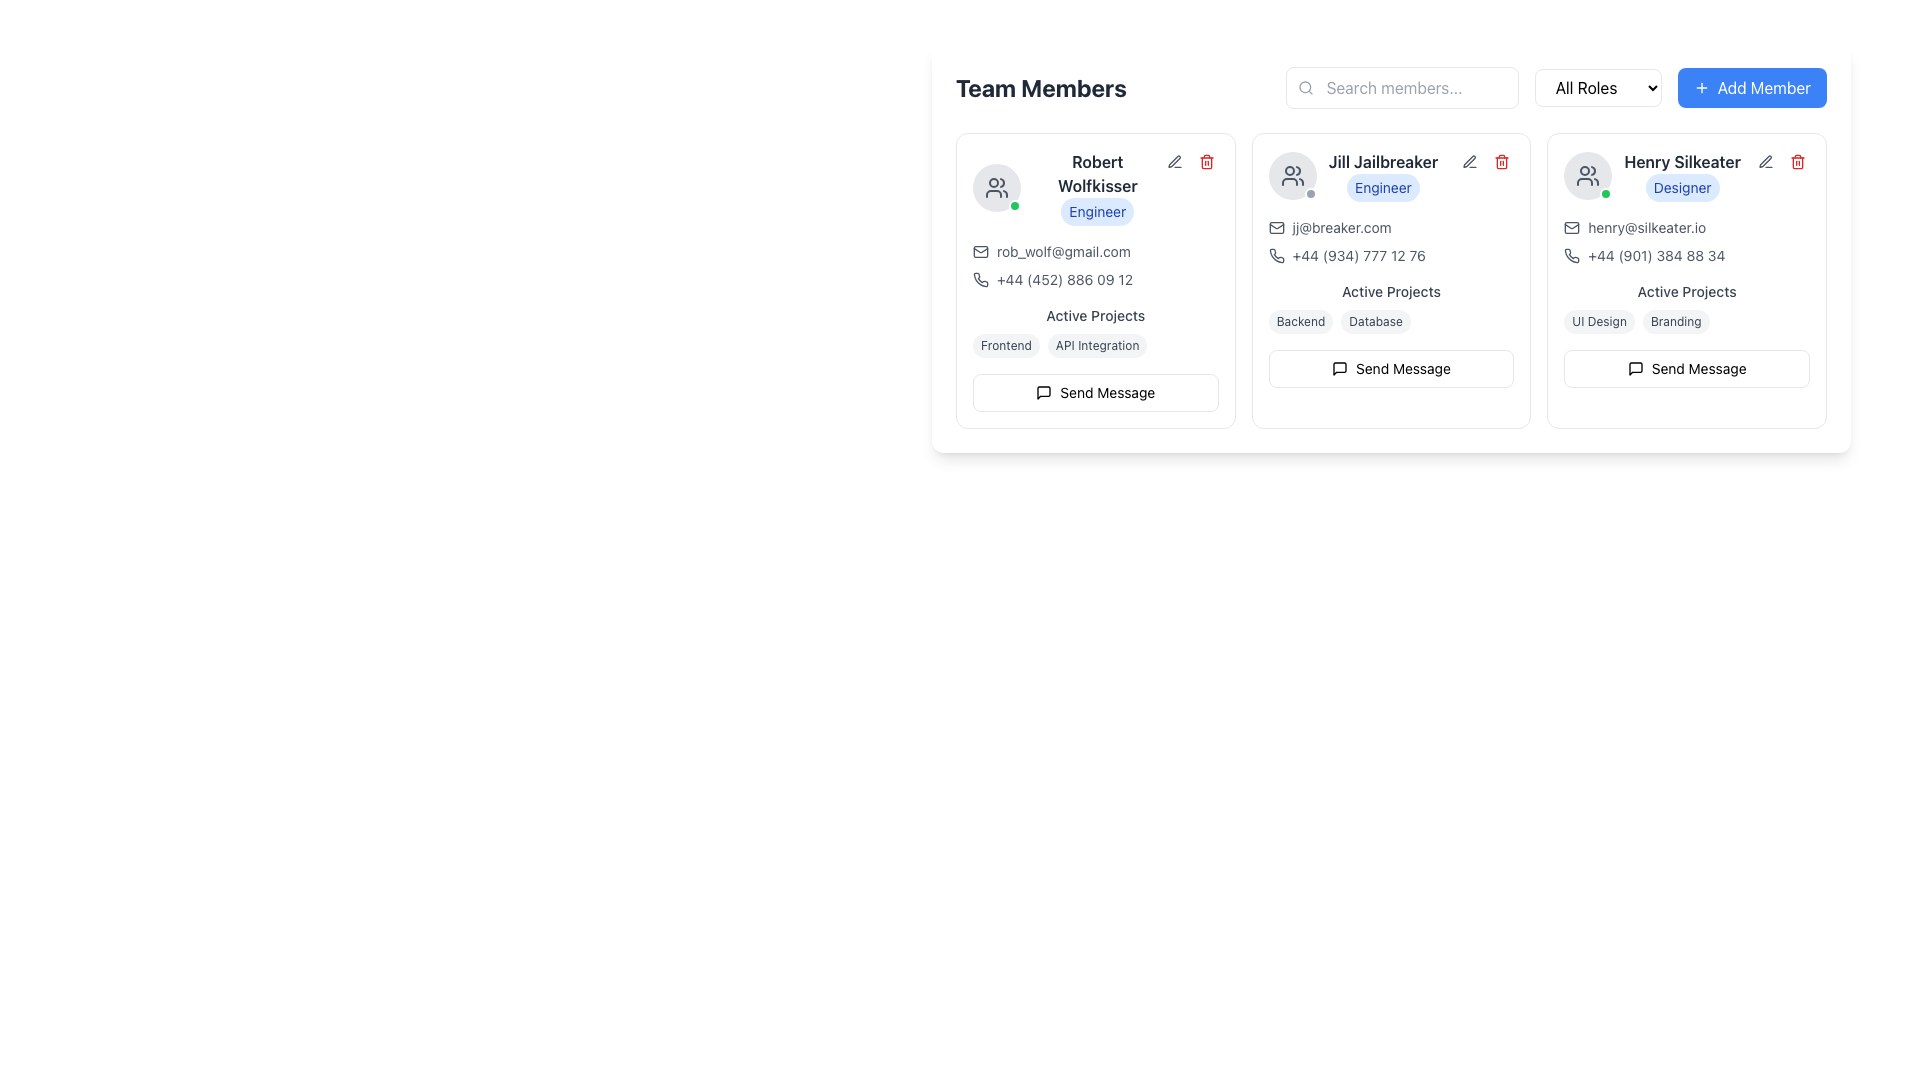 This screenshot has height=1080, width=1920. What do you see at coordinates (1597, 87) in the screenshot?
I see `the dropdown menu that allows users to filter or select roles, located to the right of the search bar and to the left of the 'Add Member' button in the horizontal toolbar` at bounding box center [1597, 87].